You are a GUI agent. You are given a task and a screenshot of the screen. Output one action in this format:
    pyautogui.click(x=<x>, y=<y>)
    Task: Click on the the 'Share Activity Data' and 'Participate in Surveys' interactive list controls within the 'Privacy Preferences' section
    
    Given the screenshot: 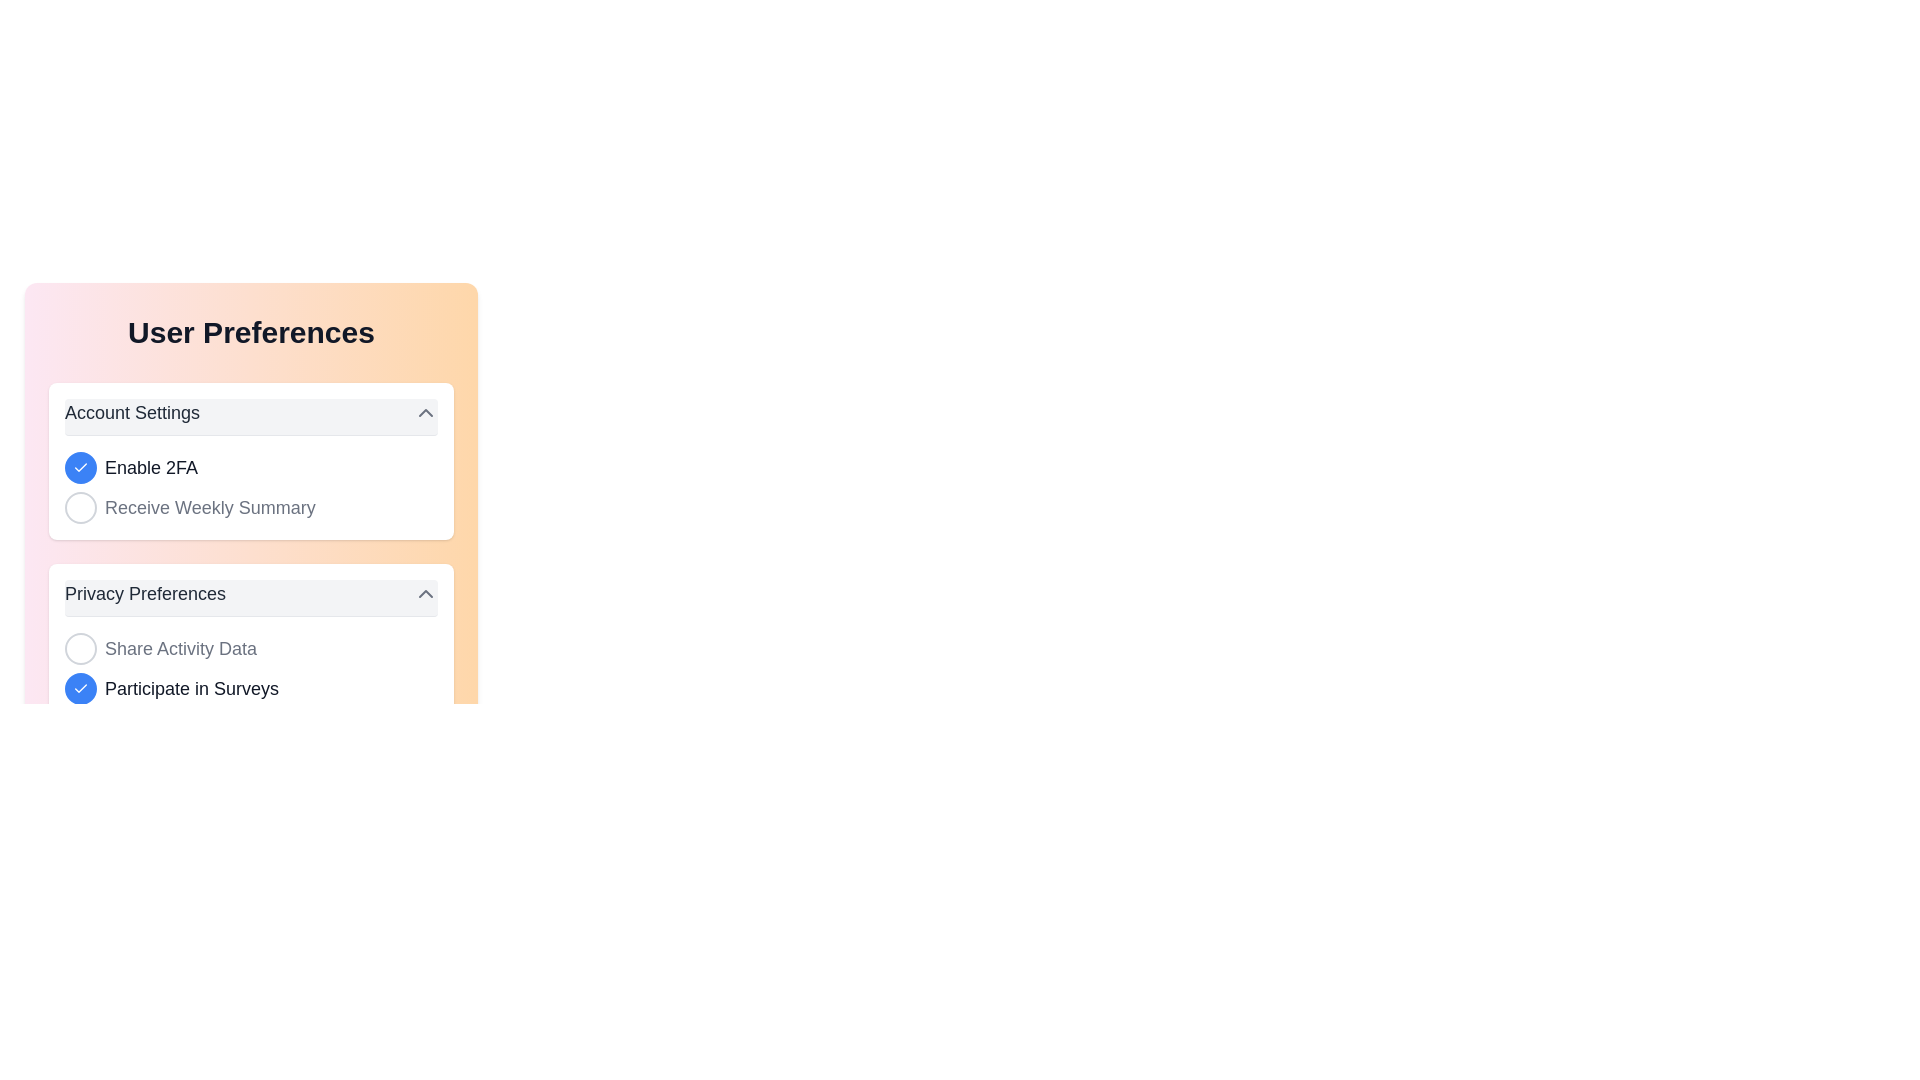 What is the action you would take?
    pyautogui.click(x=250, y=668)
    